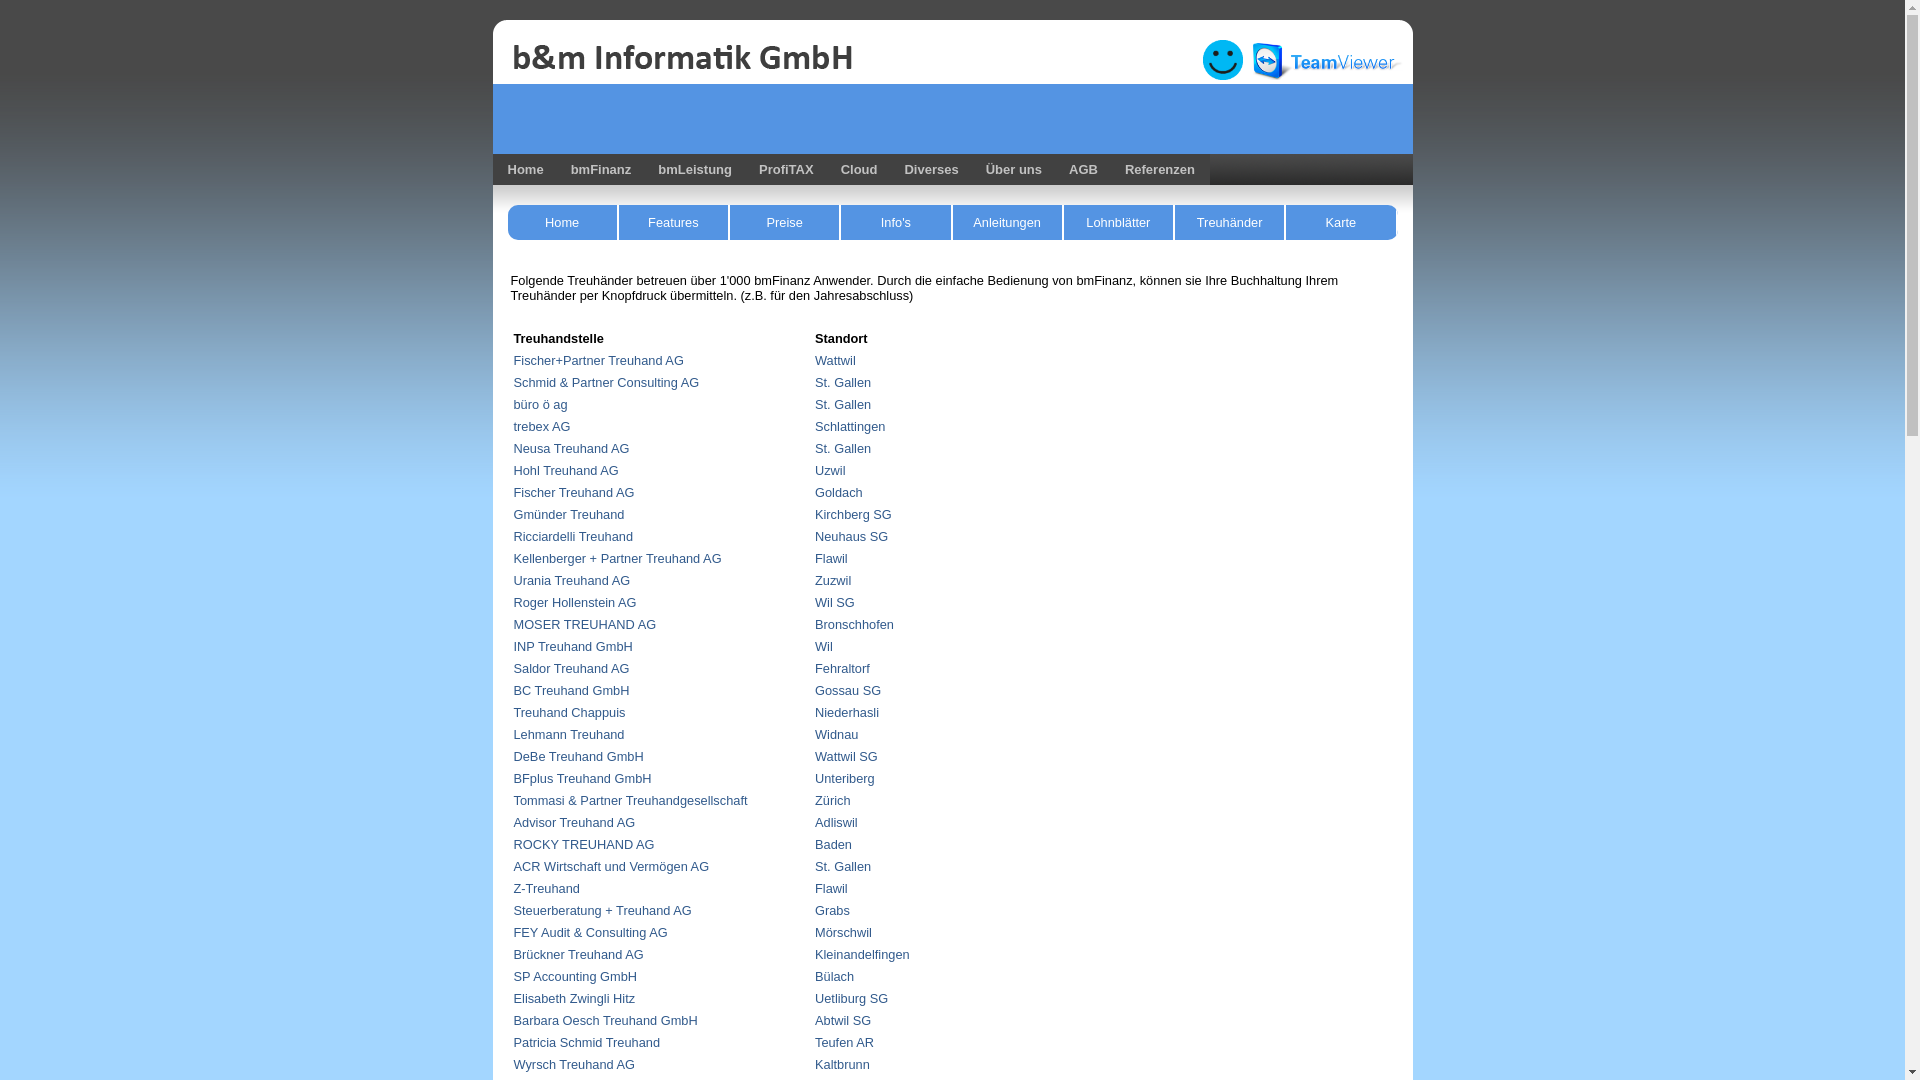 Image resolution: width=1920 pixels, height=1080 pixels. Describe the element at coordinates (853, 513) in the screenshot. I see `'Kirchberg SG'` at that location.